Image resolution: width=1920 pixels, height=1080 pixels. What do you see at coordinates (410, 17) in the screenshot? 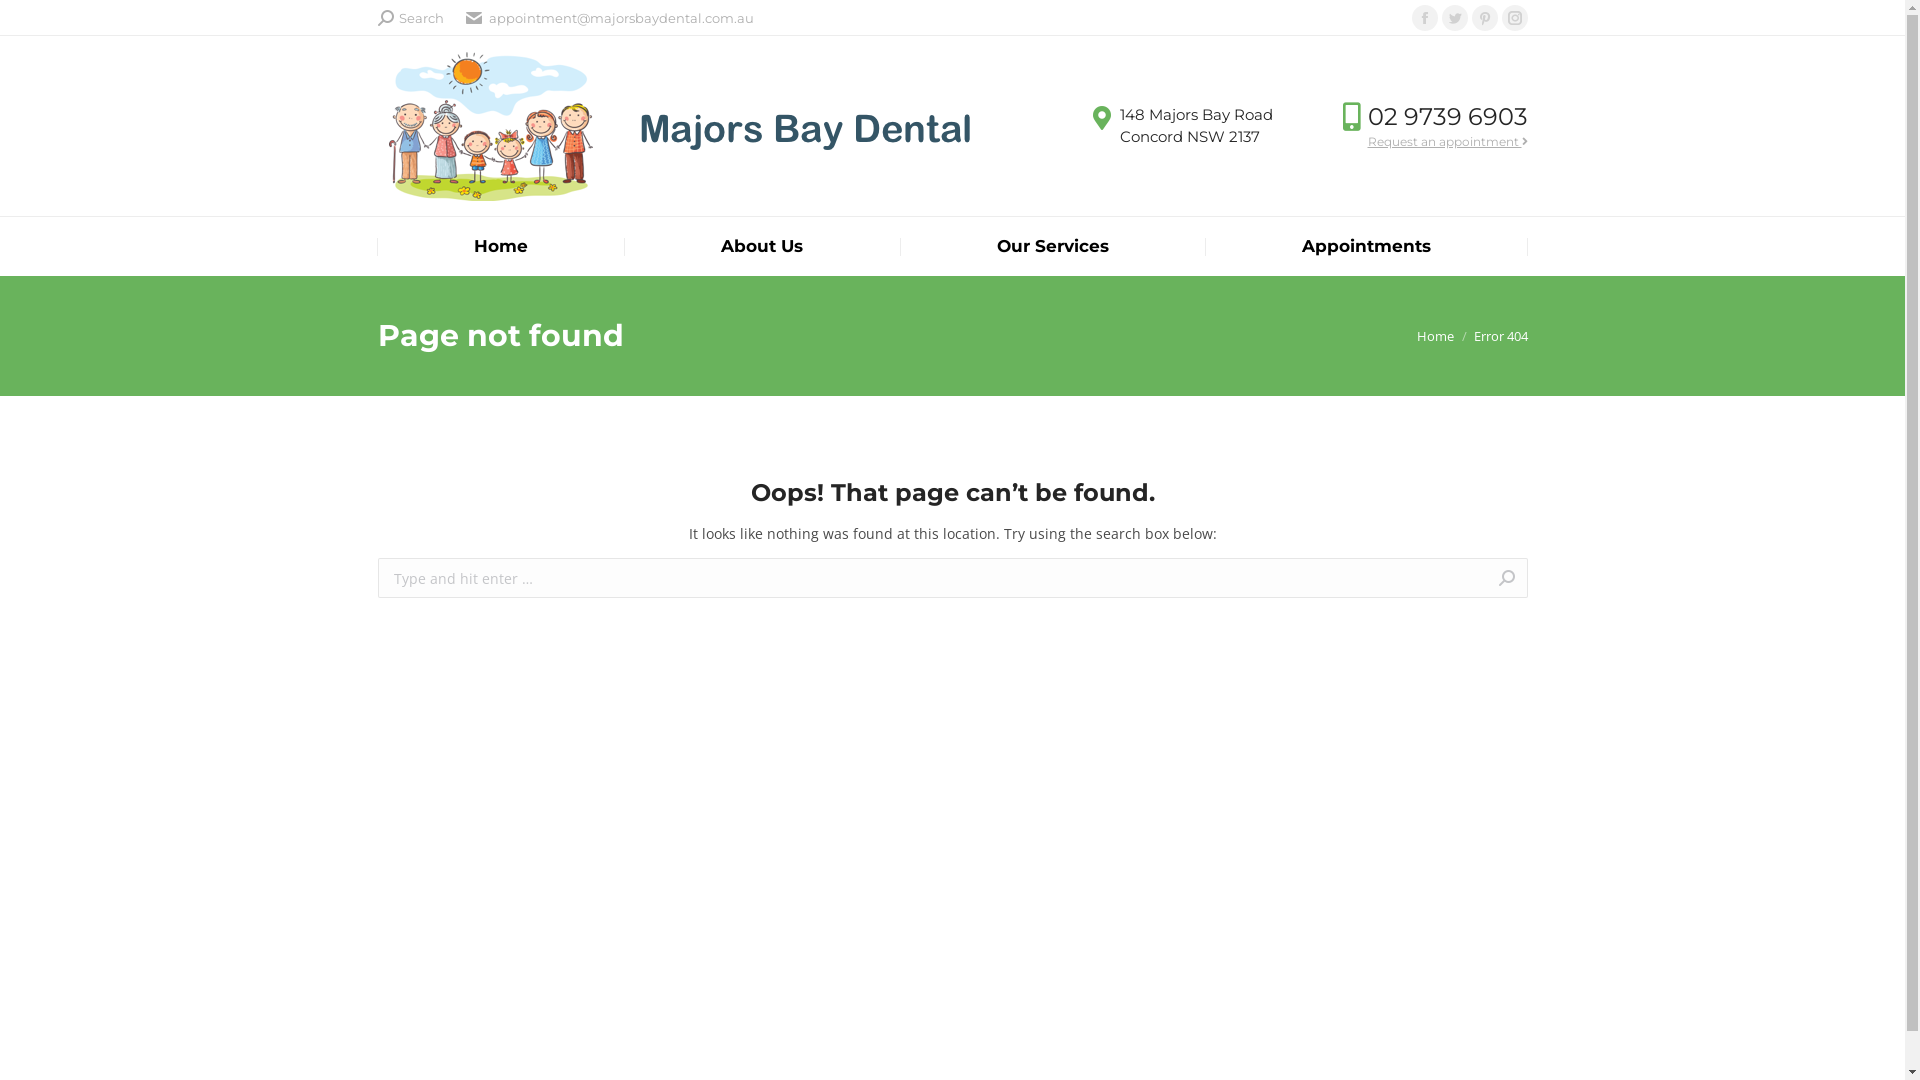
I see `'Search'` at bounding box center [410, 17].